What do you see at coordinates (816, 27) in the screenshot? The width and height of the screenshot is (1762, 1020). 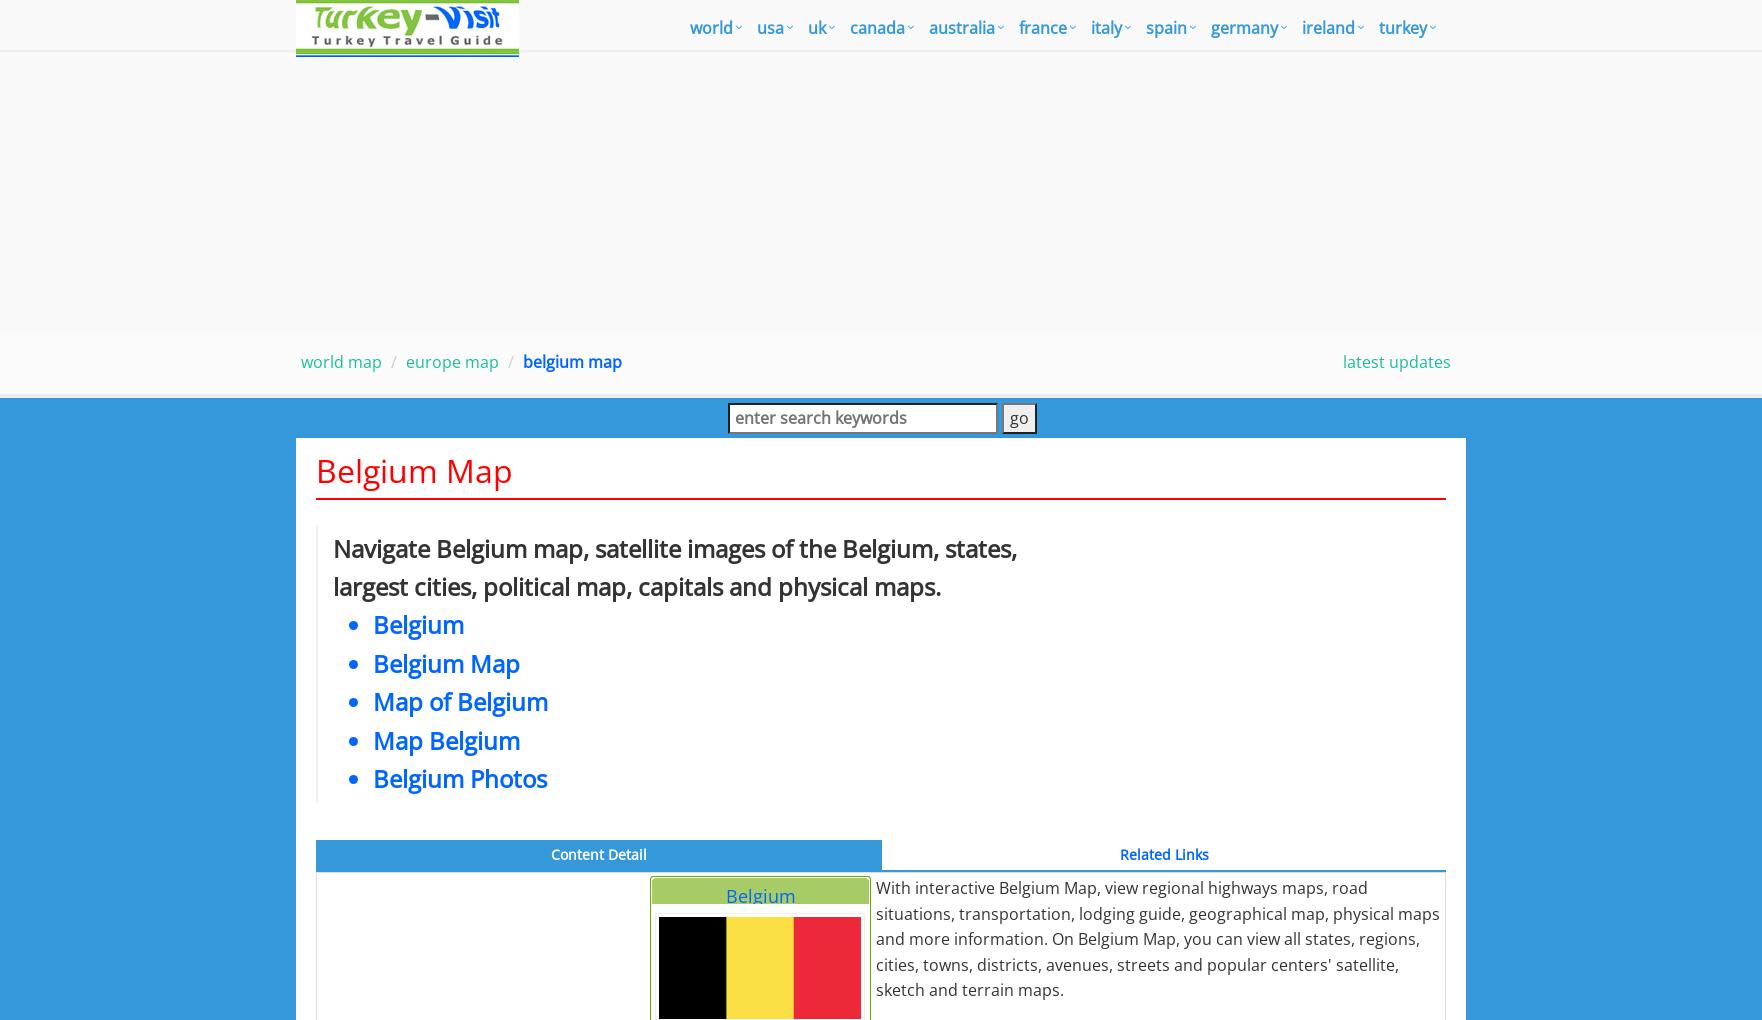 I see `'UK'` at bounding box center [816, 27].